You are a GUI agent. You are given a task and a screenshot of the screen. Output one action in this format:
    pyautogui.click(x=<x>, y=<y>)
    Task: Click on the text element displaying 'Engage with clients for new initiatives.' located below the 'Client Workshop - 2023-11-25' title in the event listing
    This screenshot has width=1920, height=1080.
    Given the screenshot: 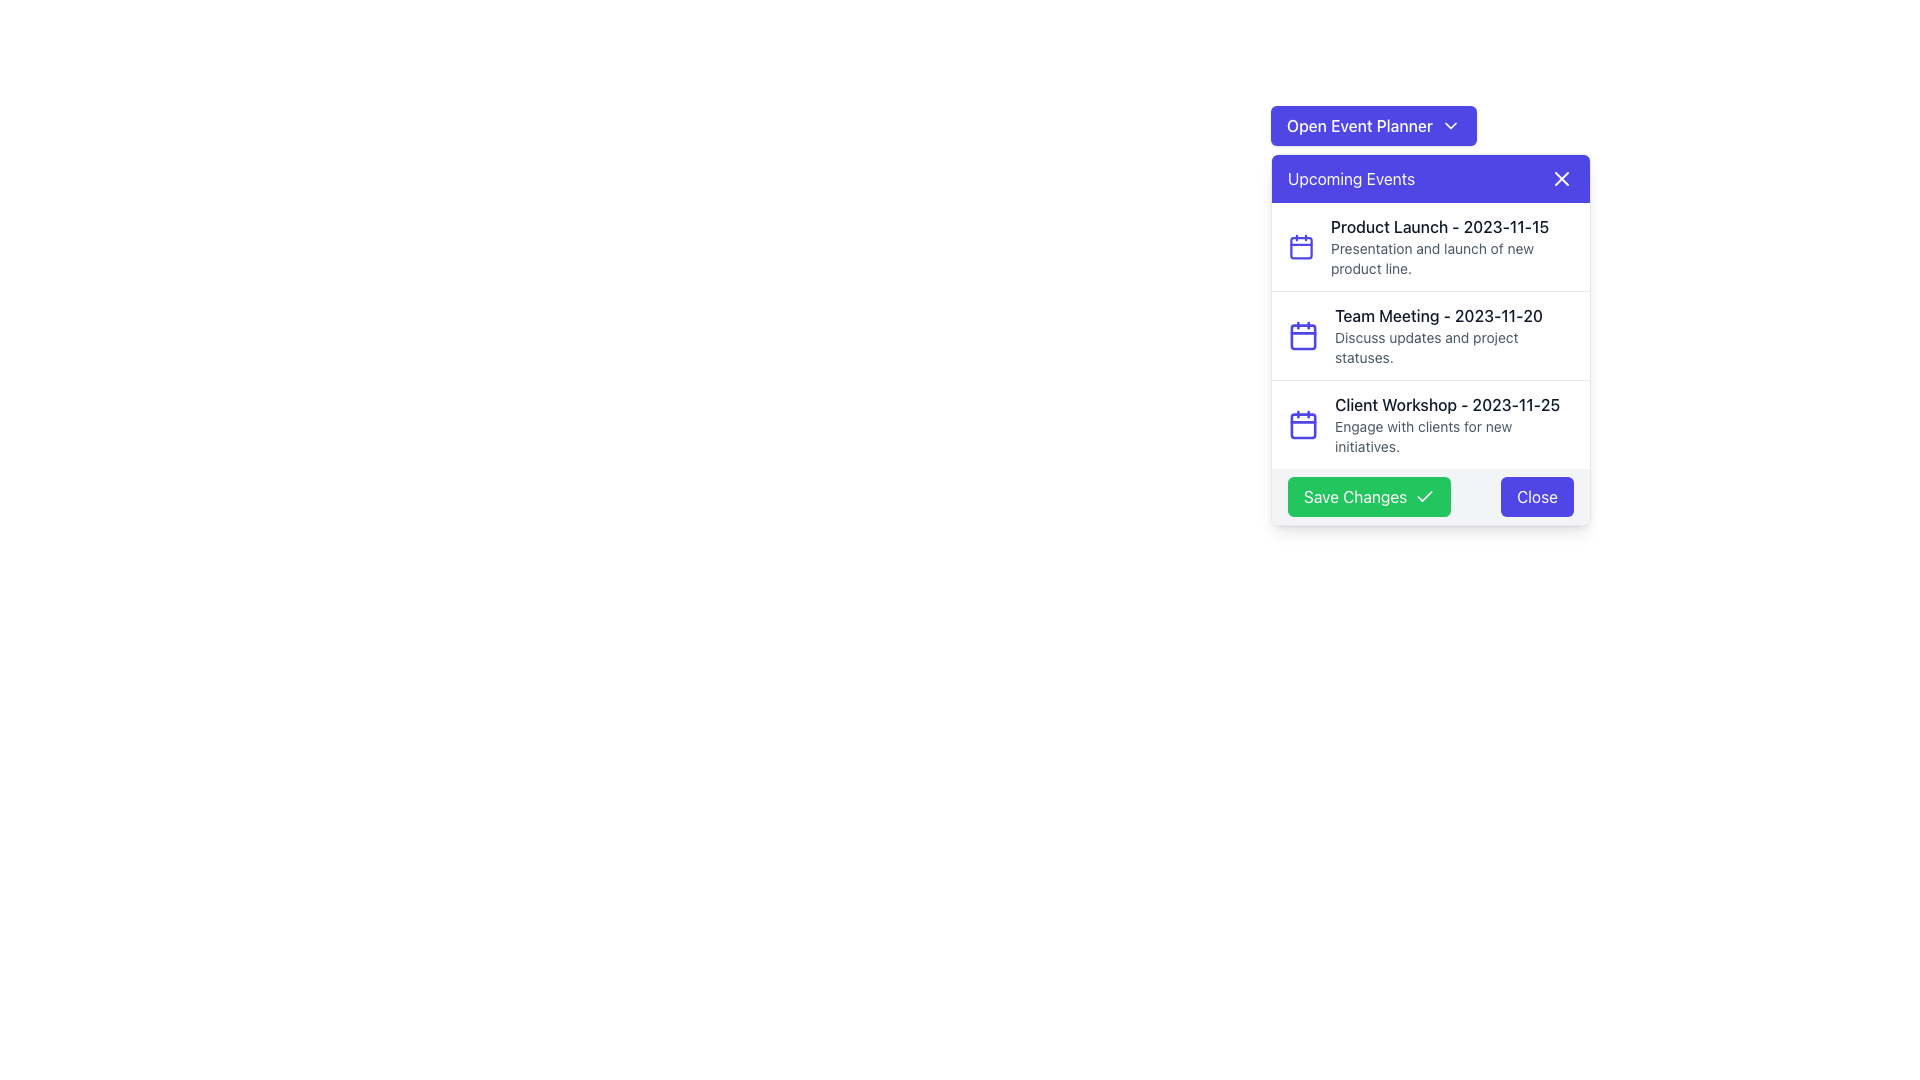 What is the action you would take?
    pyautogui.click(x=1454, y=435)
    